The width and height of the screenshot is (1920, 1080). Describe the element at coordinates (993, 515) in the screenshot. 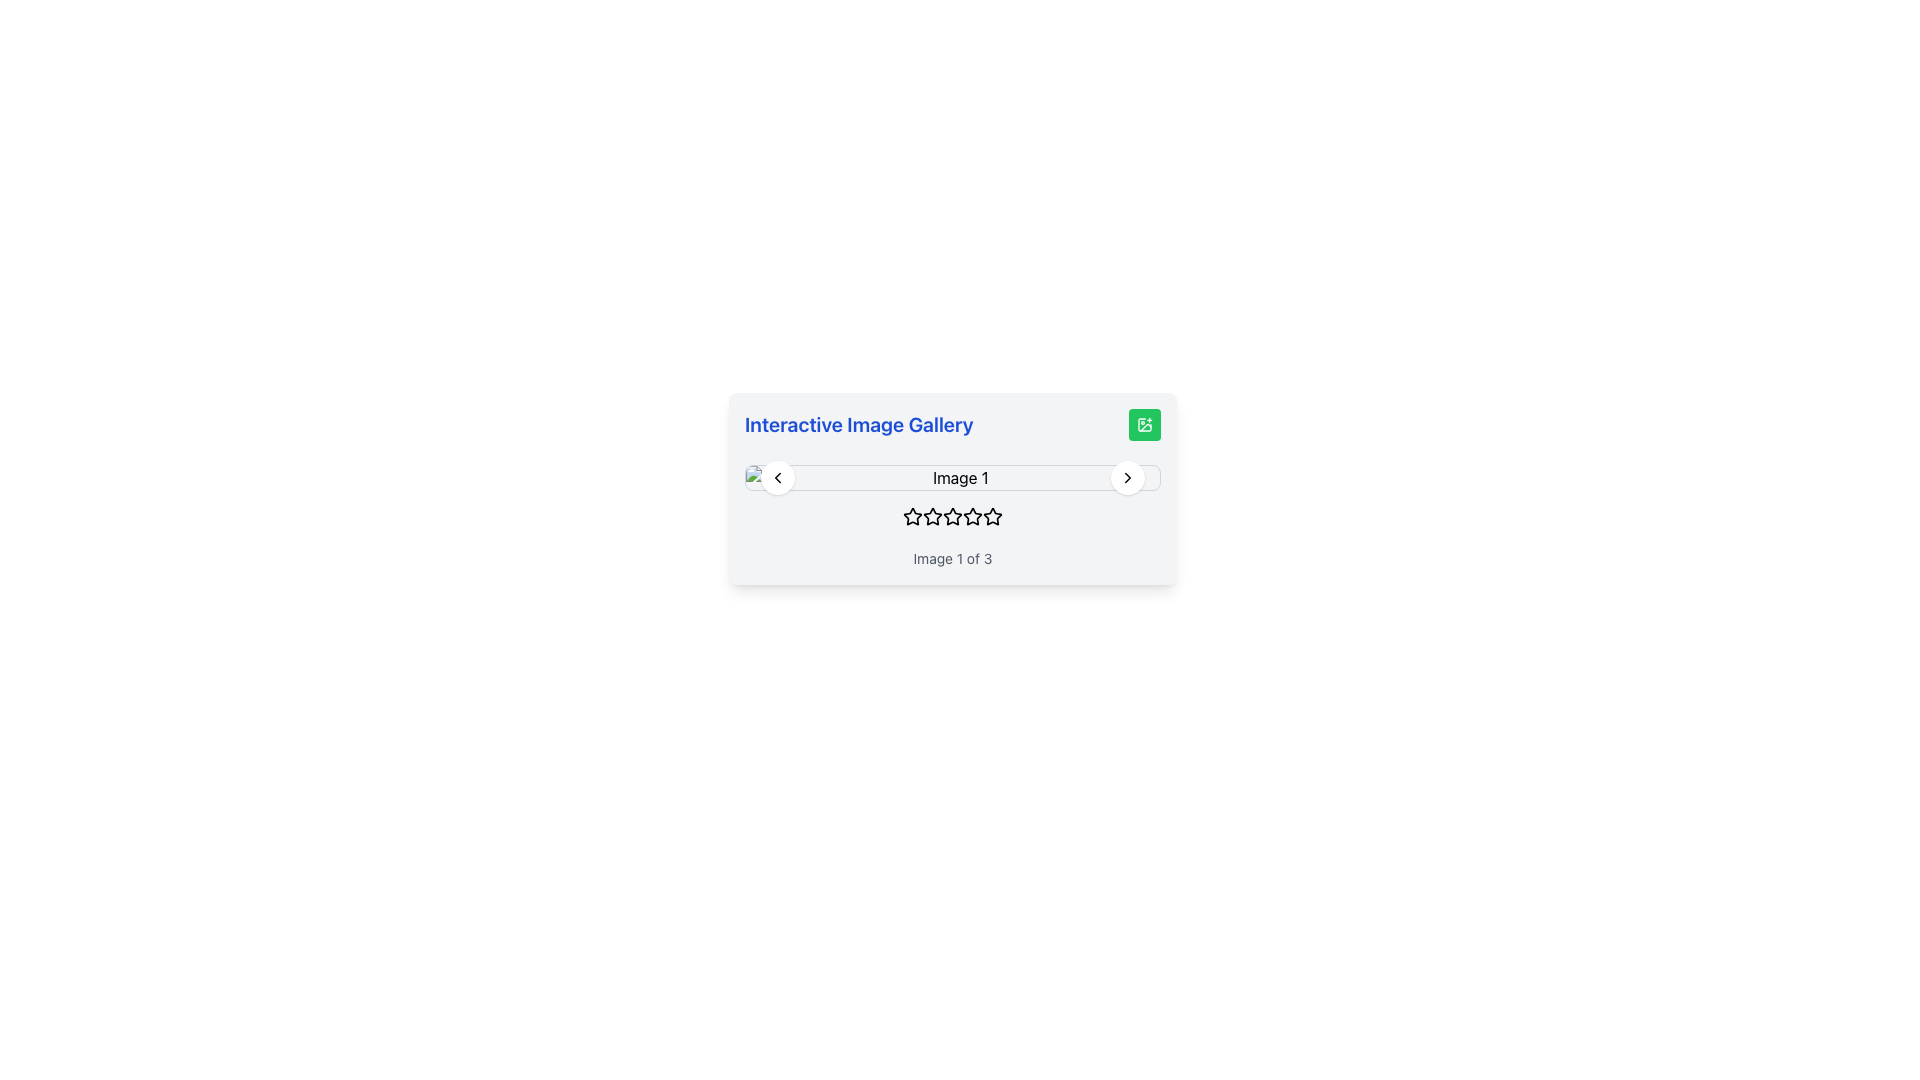

I see `the fifth star in the sequence of rating stars below the title 'Interactive Image Gallery'` at that location.